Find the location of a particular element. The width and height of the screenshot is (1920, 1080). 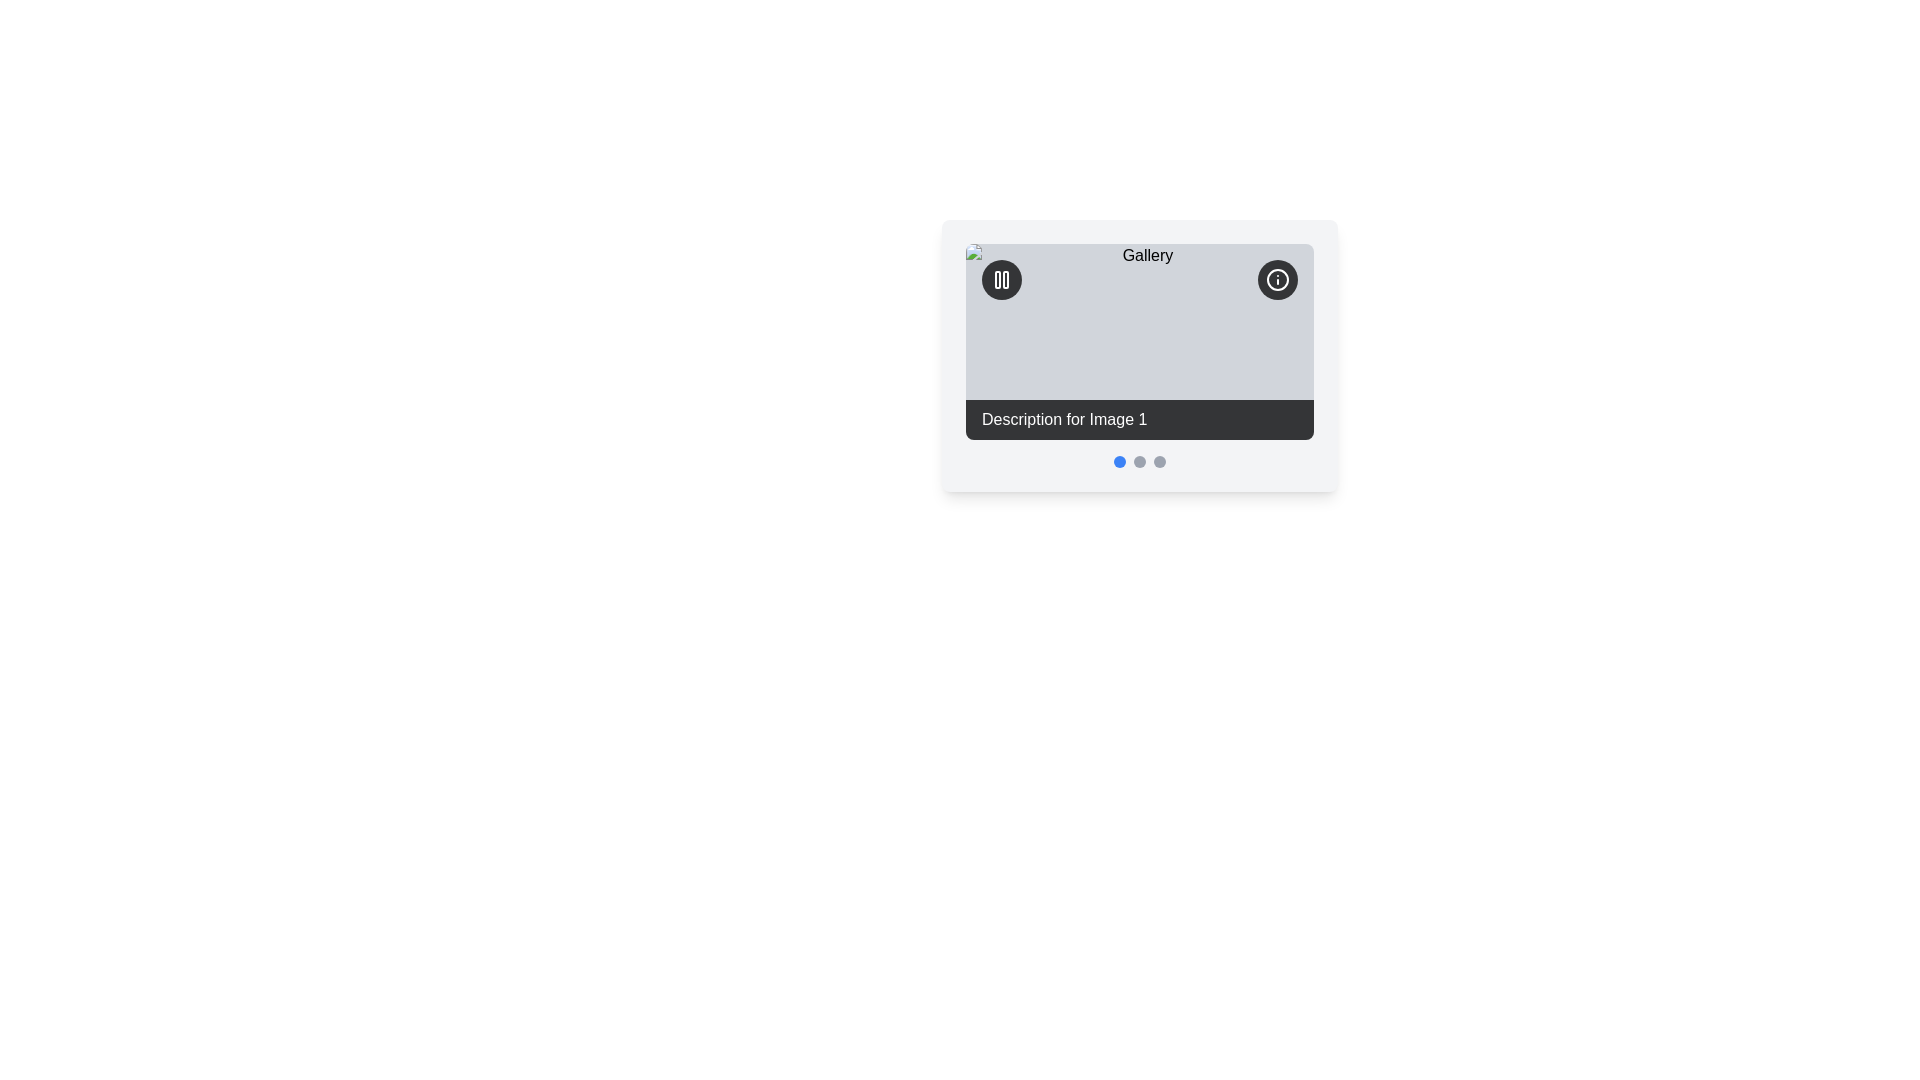

the 'Pause' button represented by two vertical bars located in the top-left corner of the interface within the gray box labeled 'Gallery' is located at coordinates (1006, 280).